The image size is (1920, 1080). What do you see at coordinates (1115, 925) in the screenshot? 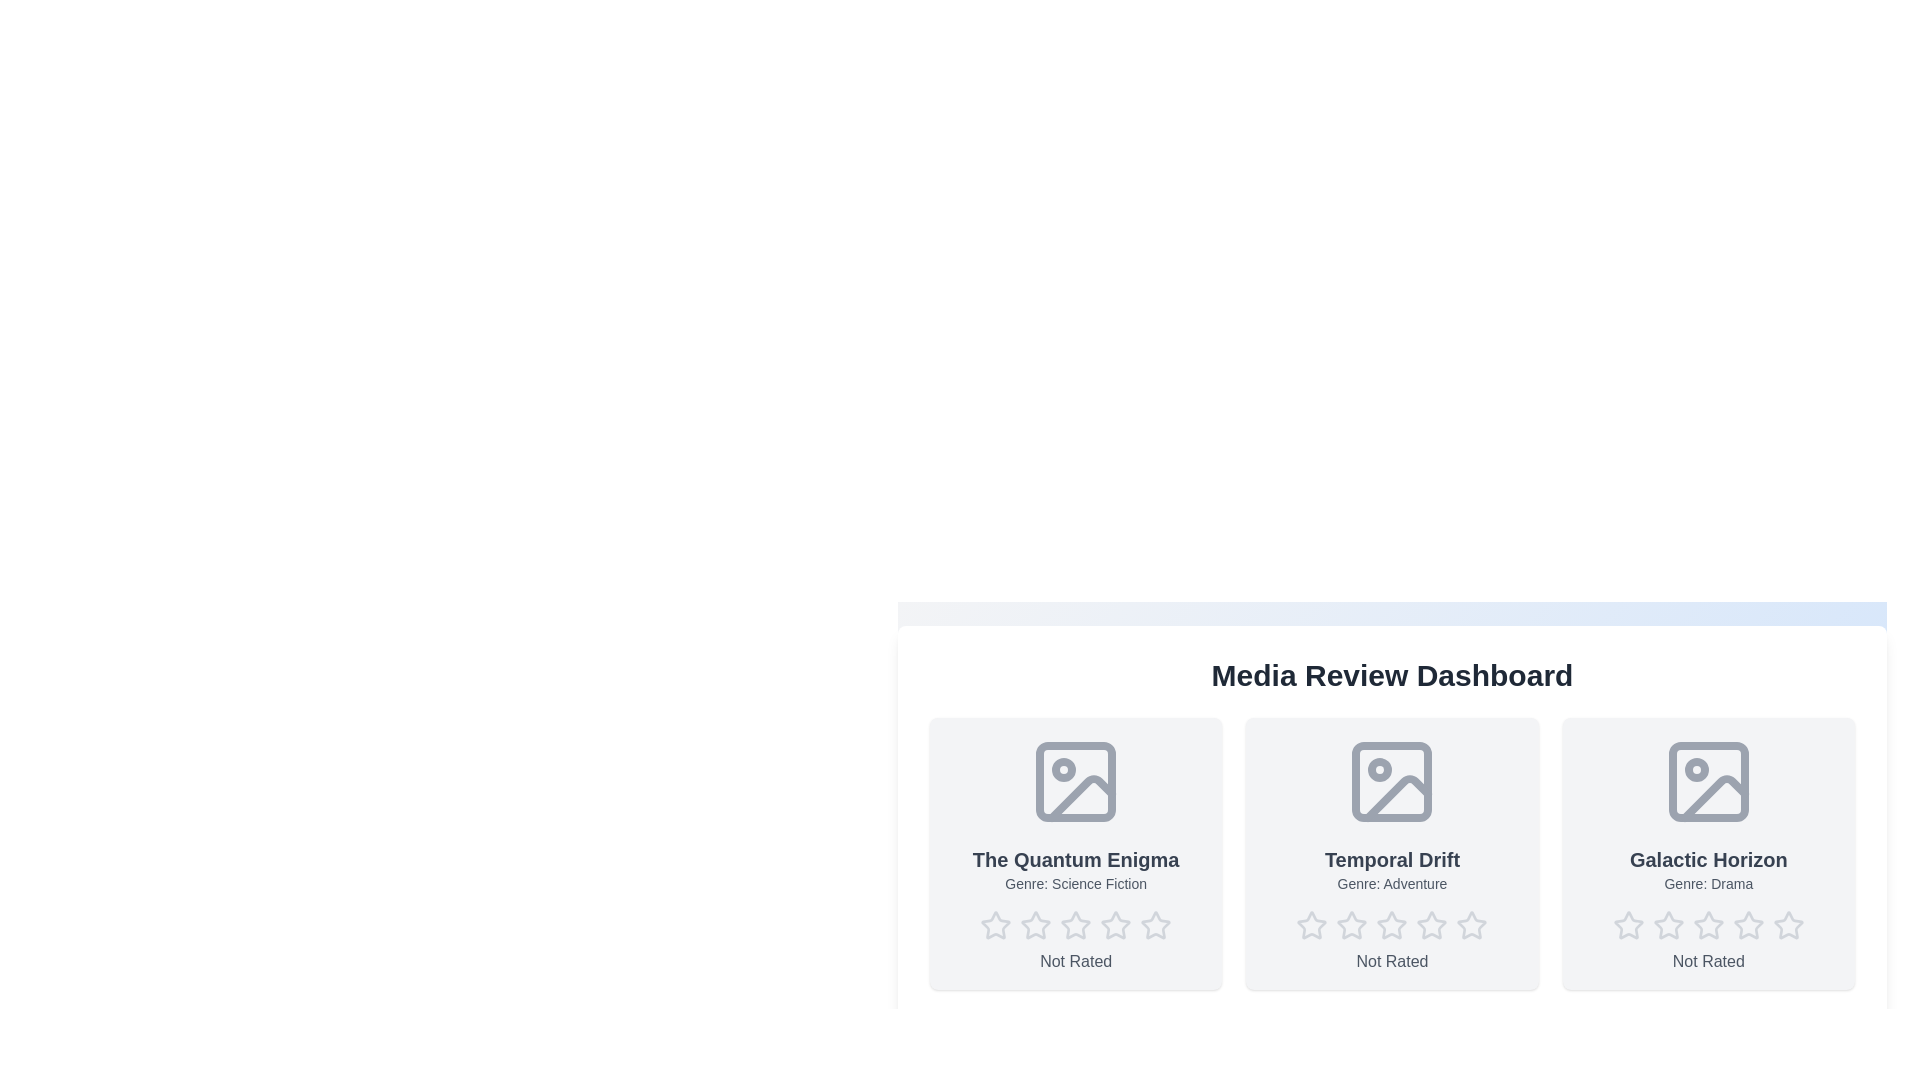
I see `the star corresponding to the desired rating 4 for the media item The Quantum Enigma` at bounding box center [1115, 925].